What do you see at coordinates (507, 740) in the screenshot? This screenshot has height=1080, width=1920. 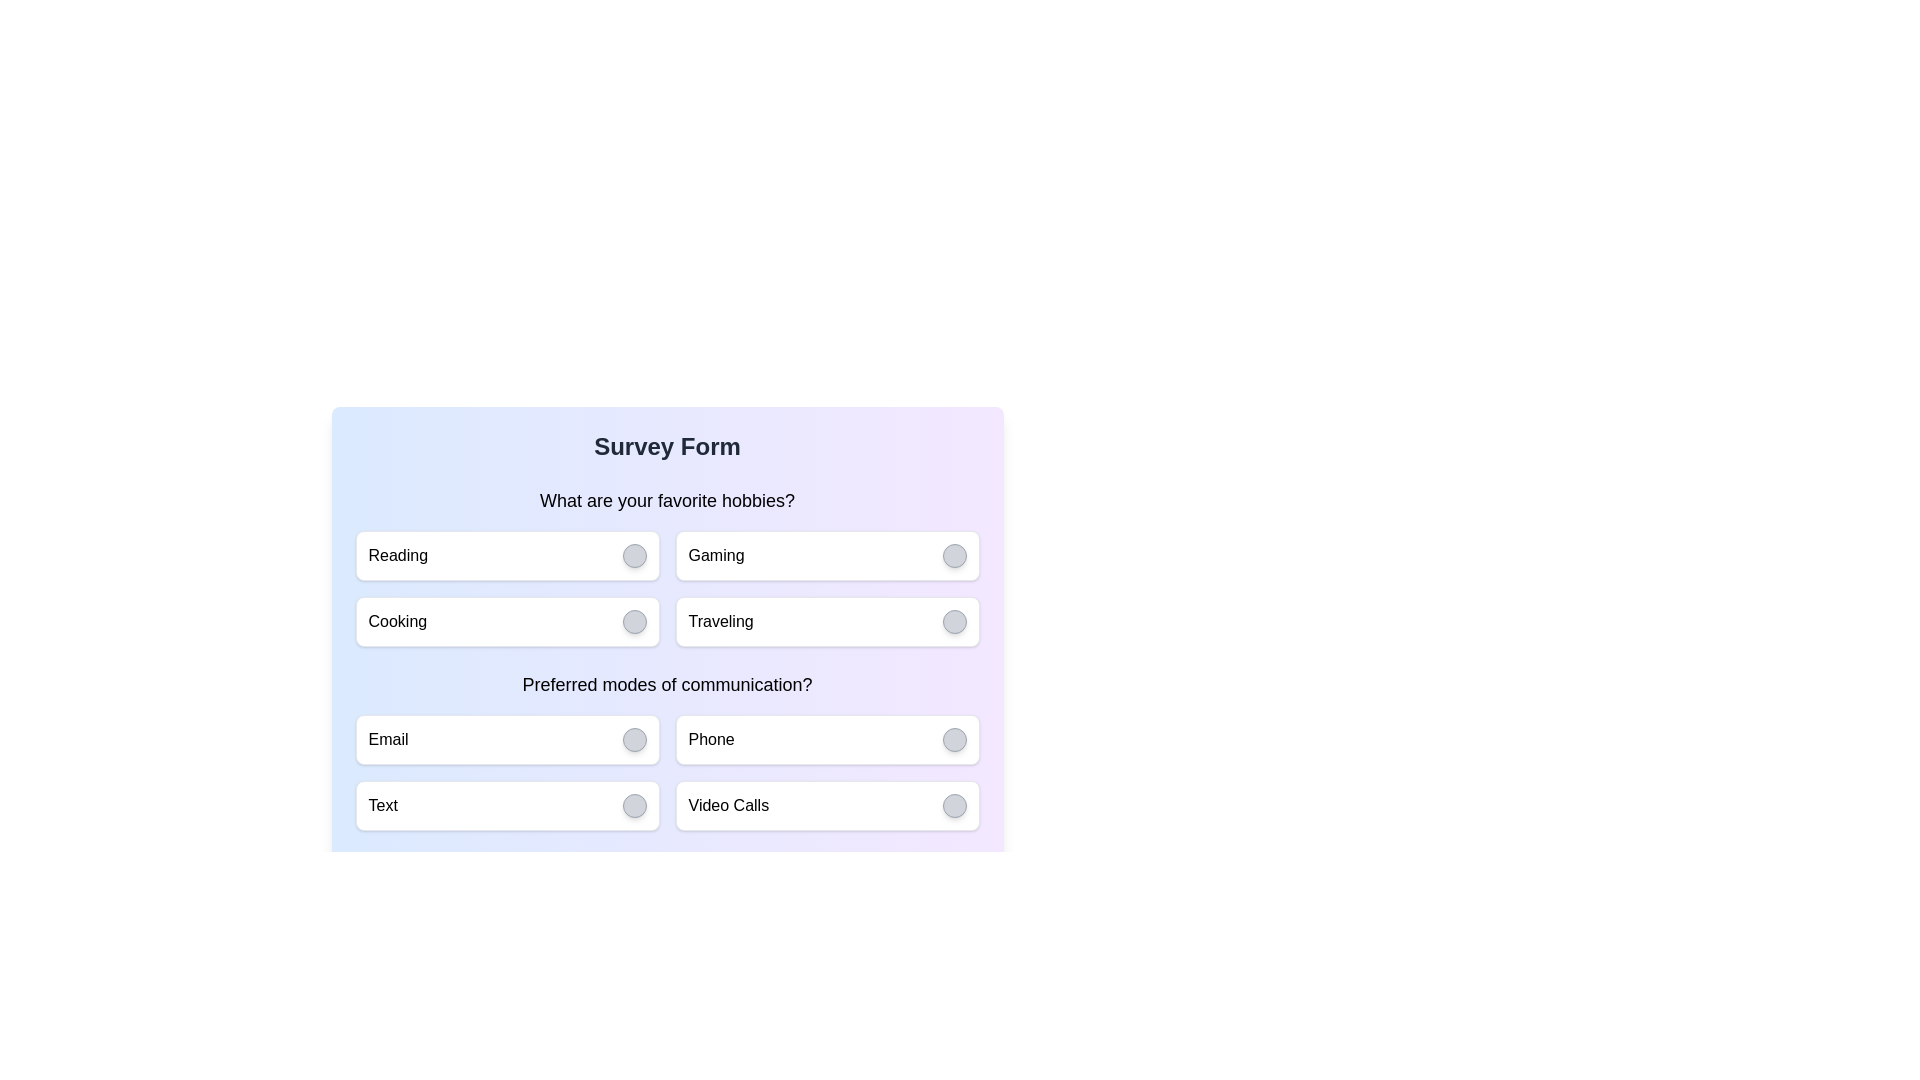 I see `the 'Email' radio button` at bounding box center [507, 740].